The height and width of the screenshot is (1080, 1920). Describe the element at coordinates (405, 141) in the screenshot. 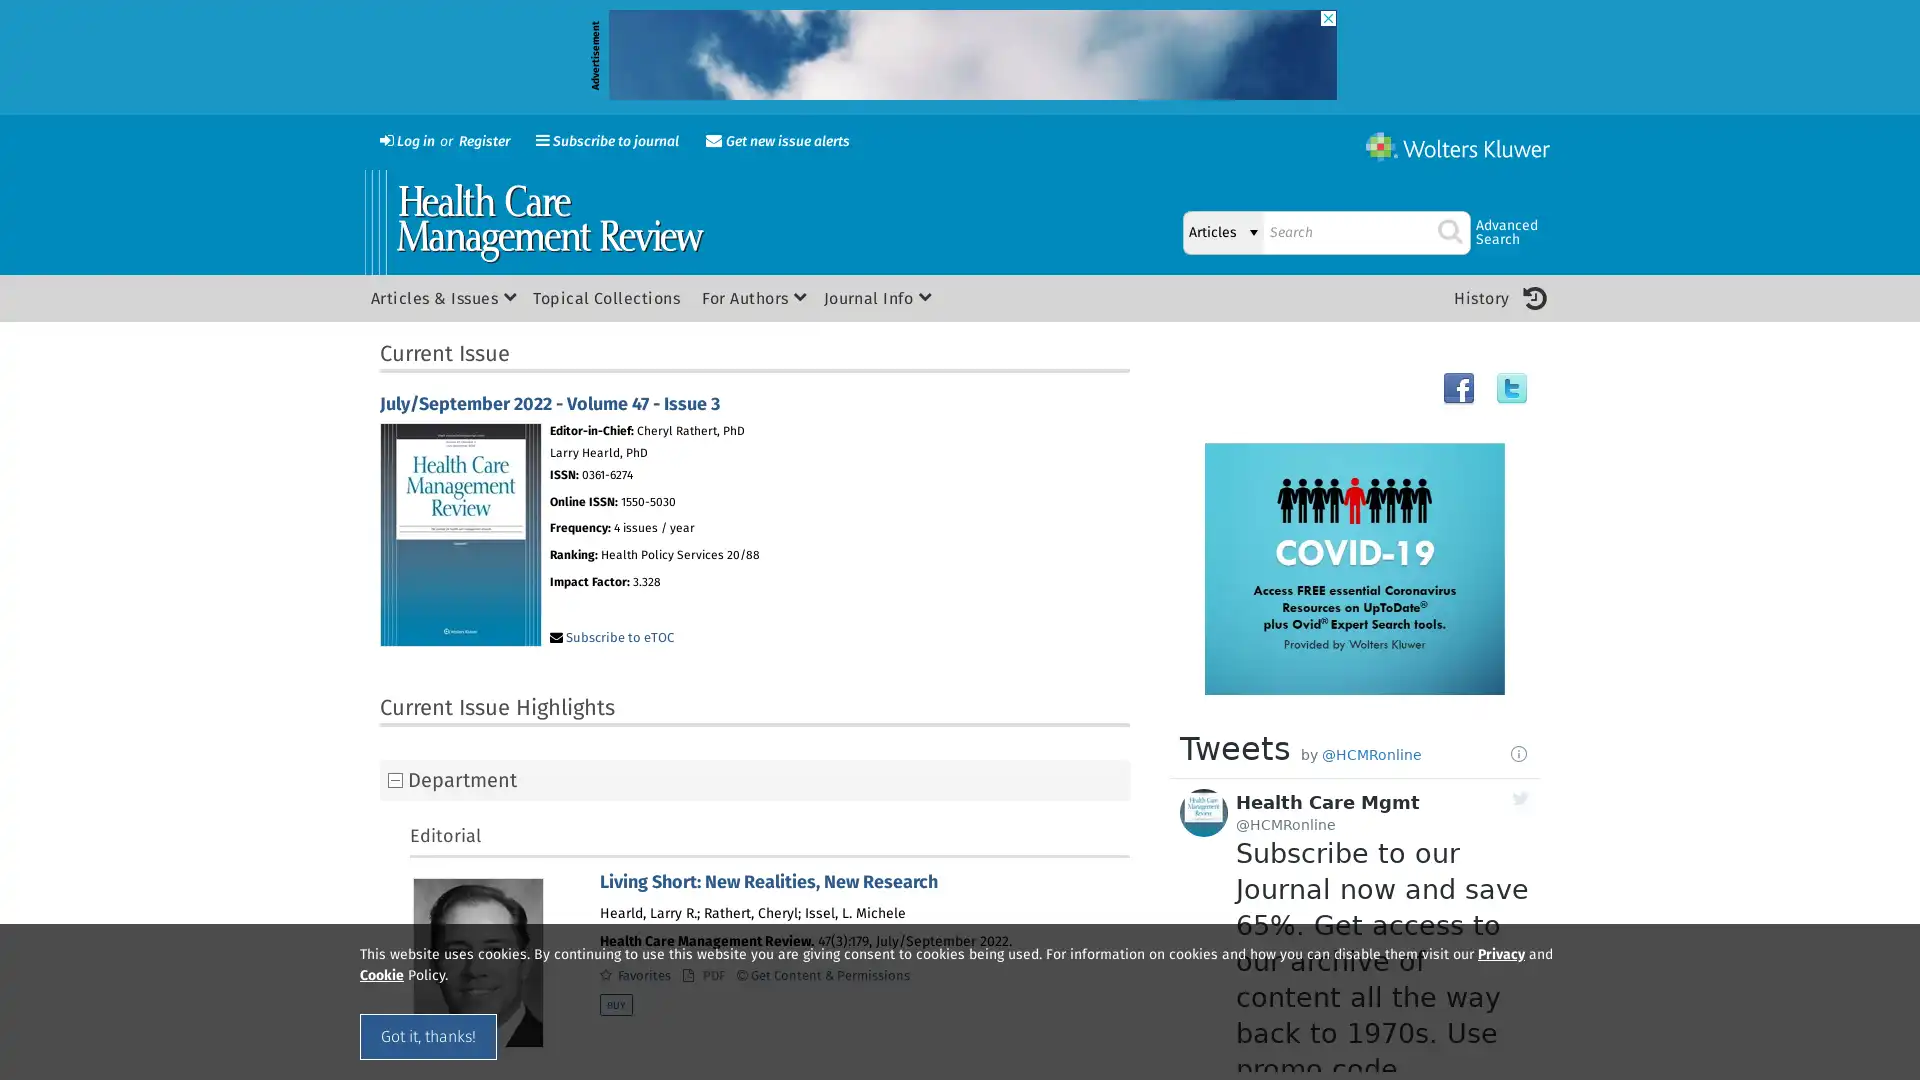

I see `Log in` at that location.